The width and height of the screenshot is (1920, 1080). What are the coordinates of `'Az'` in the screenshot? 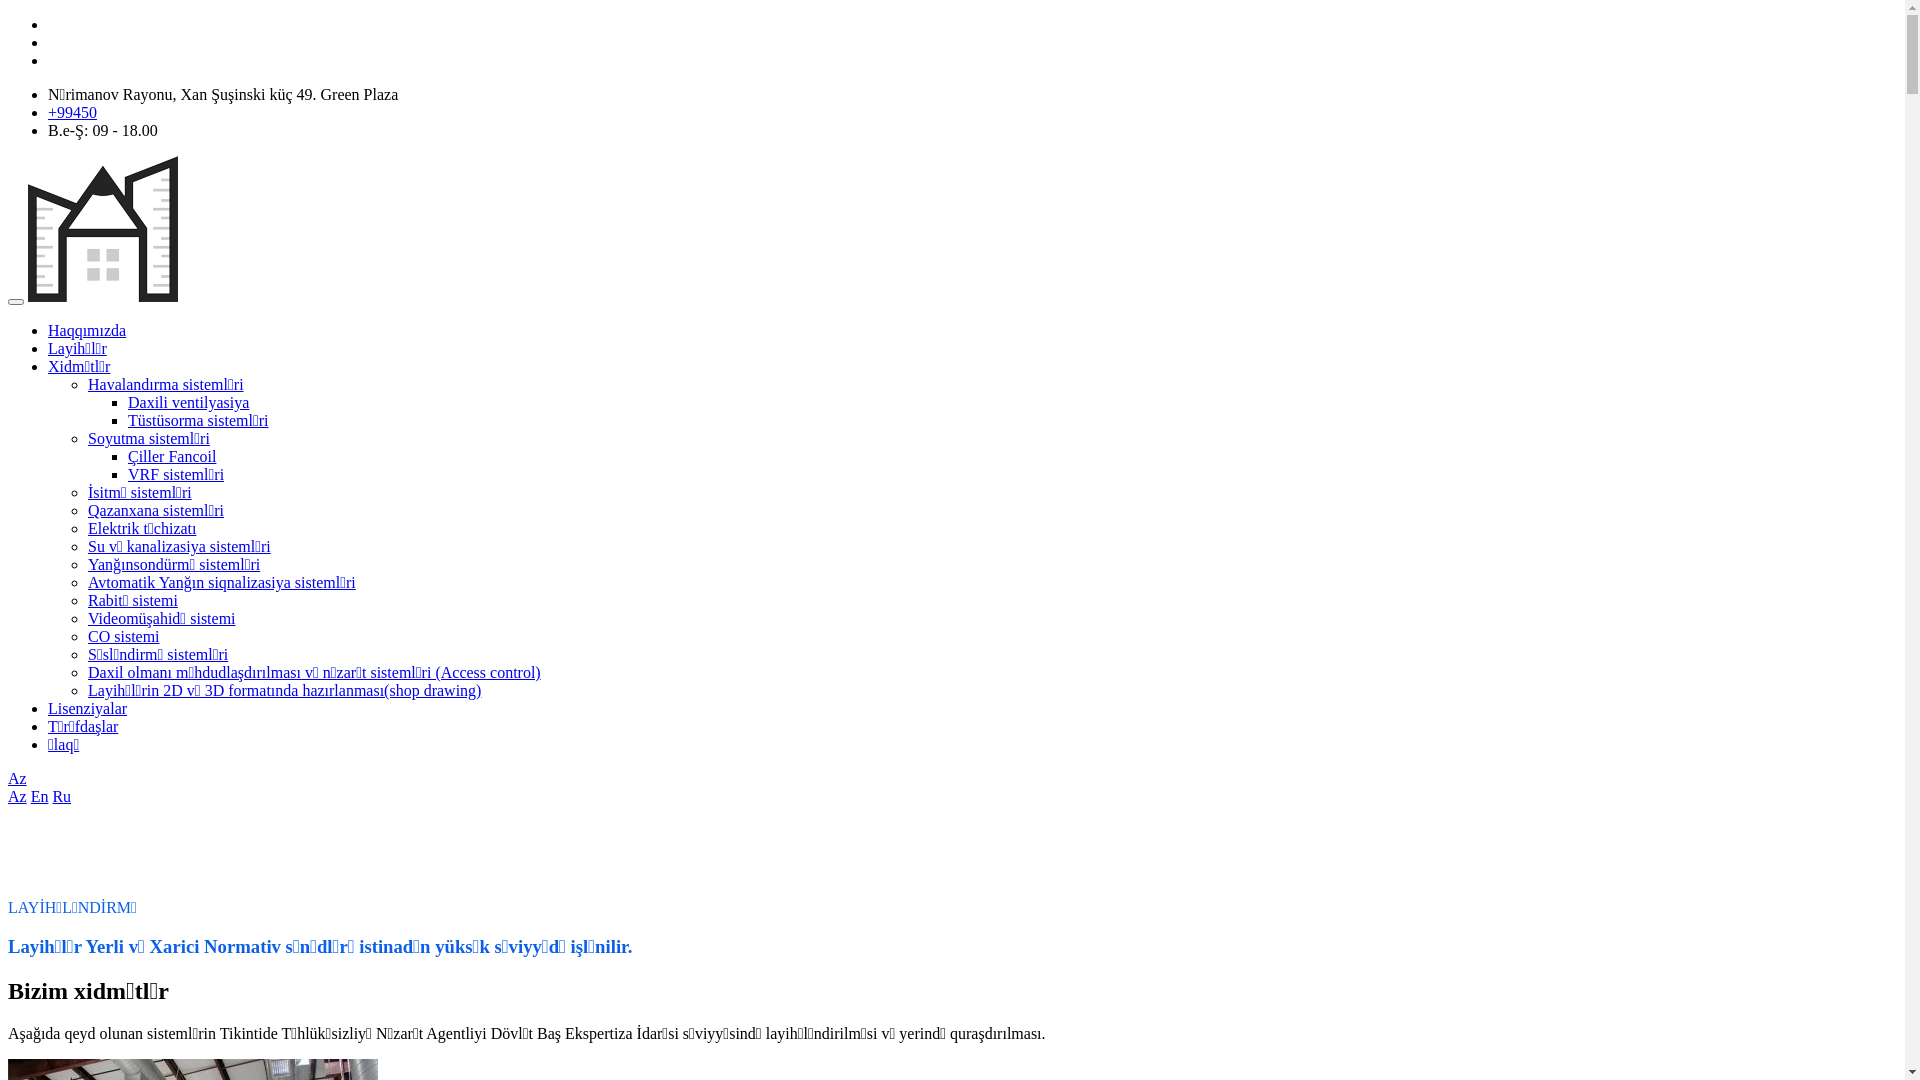 It's located at (17, 795).